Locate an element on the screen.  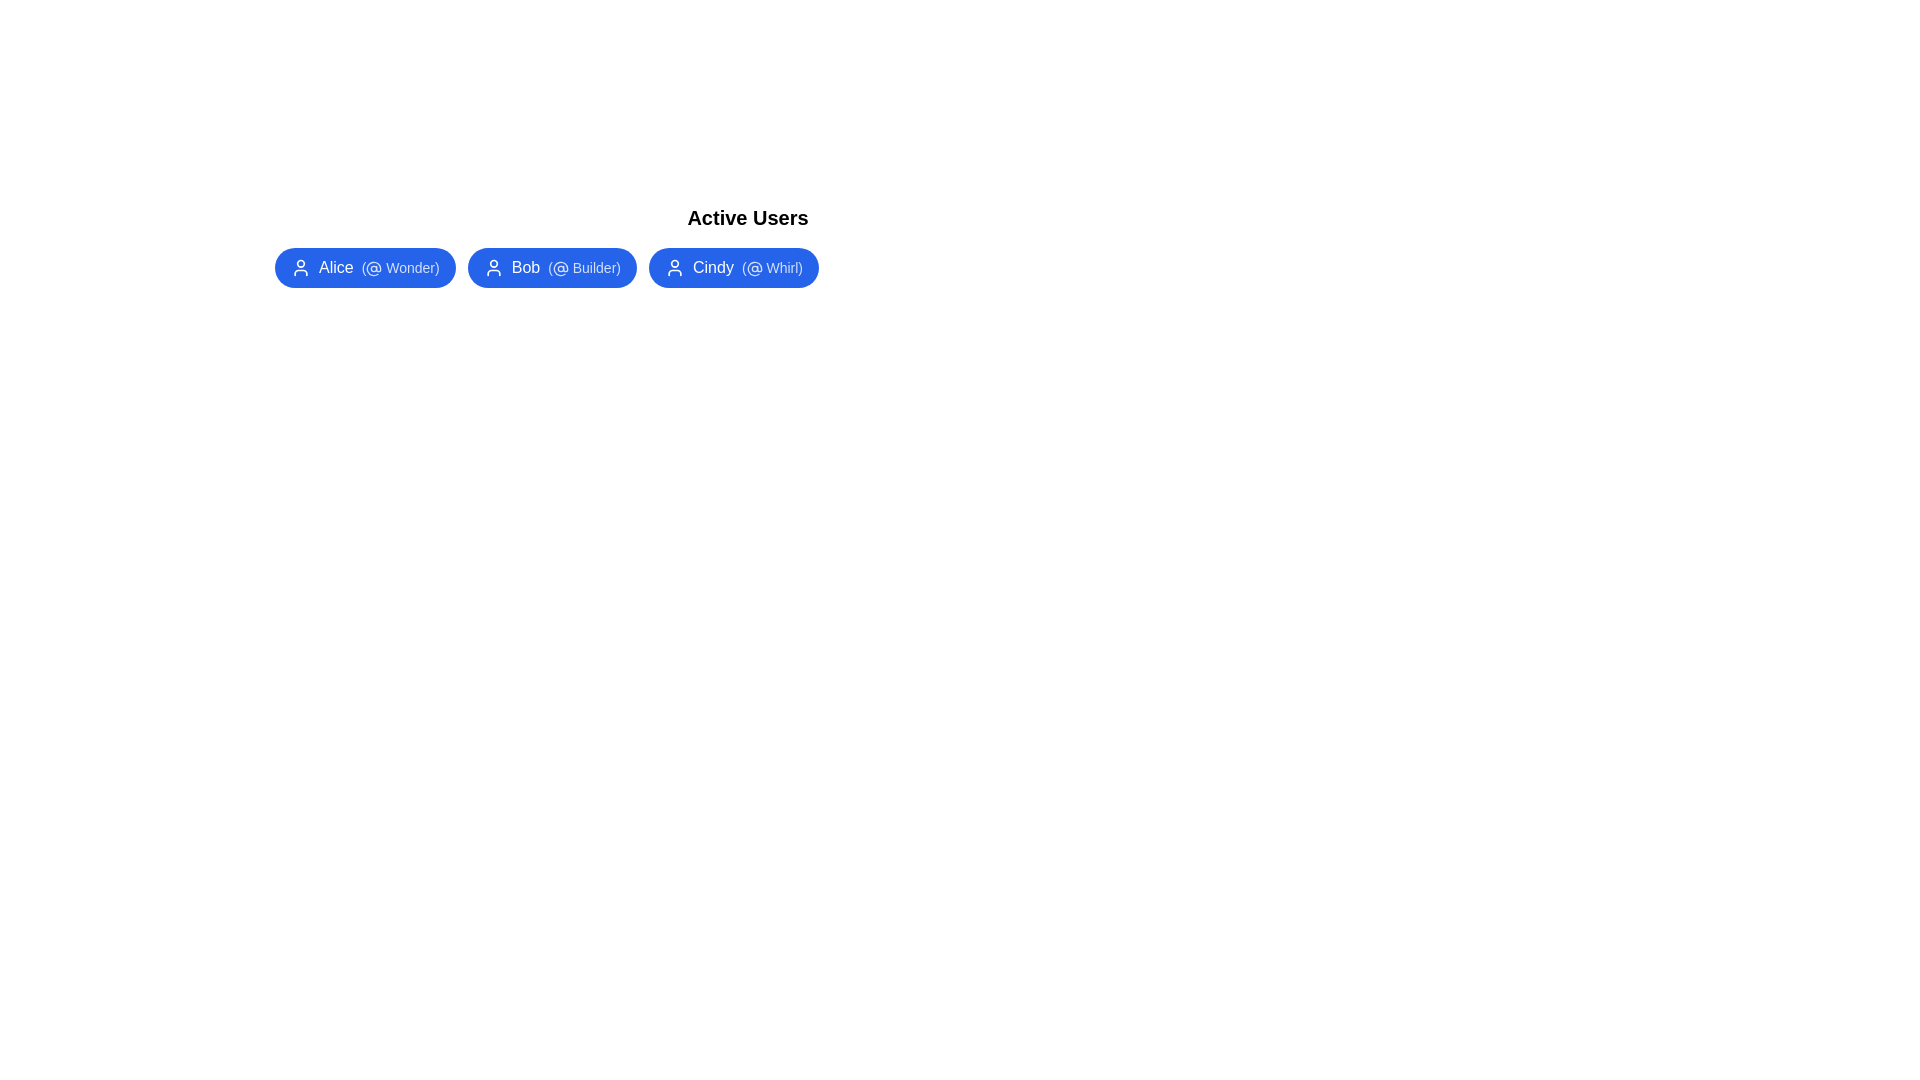
the chip representing Bob is located at coordinates (552, 266).